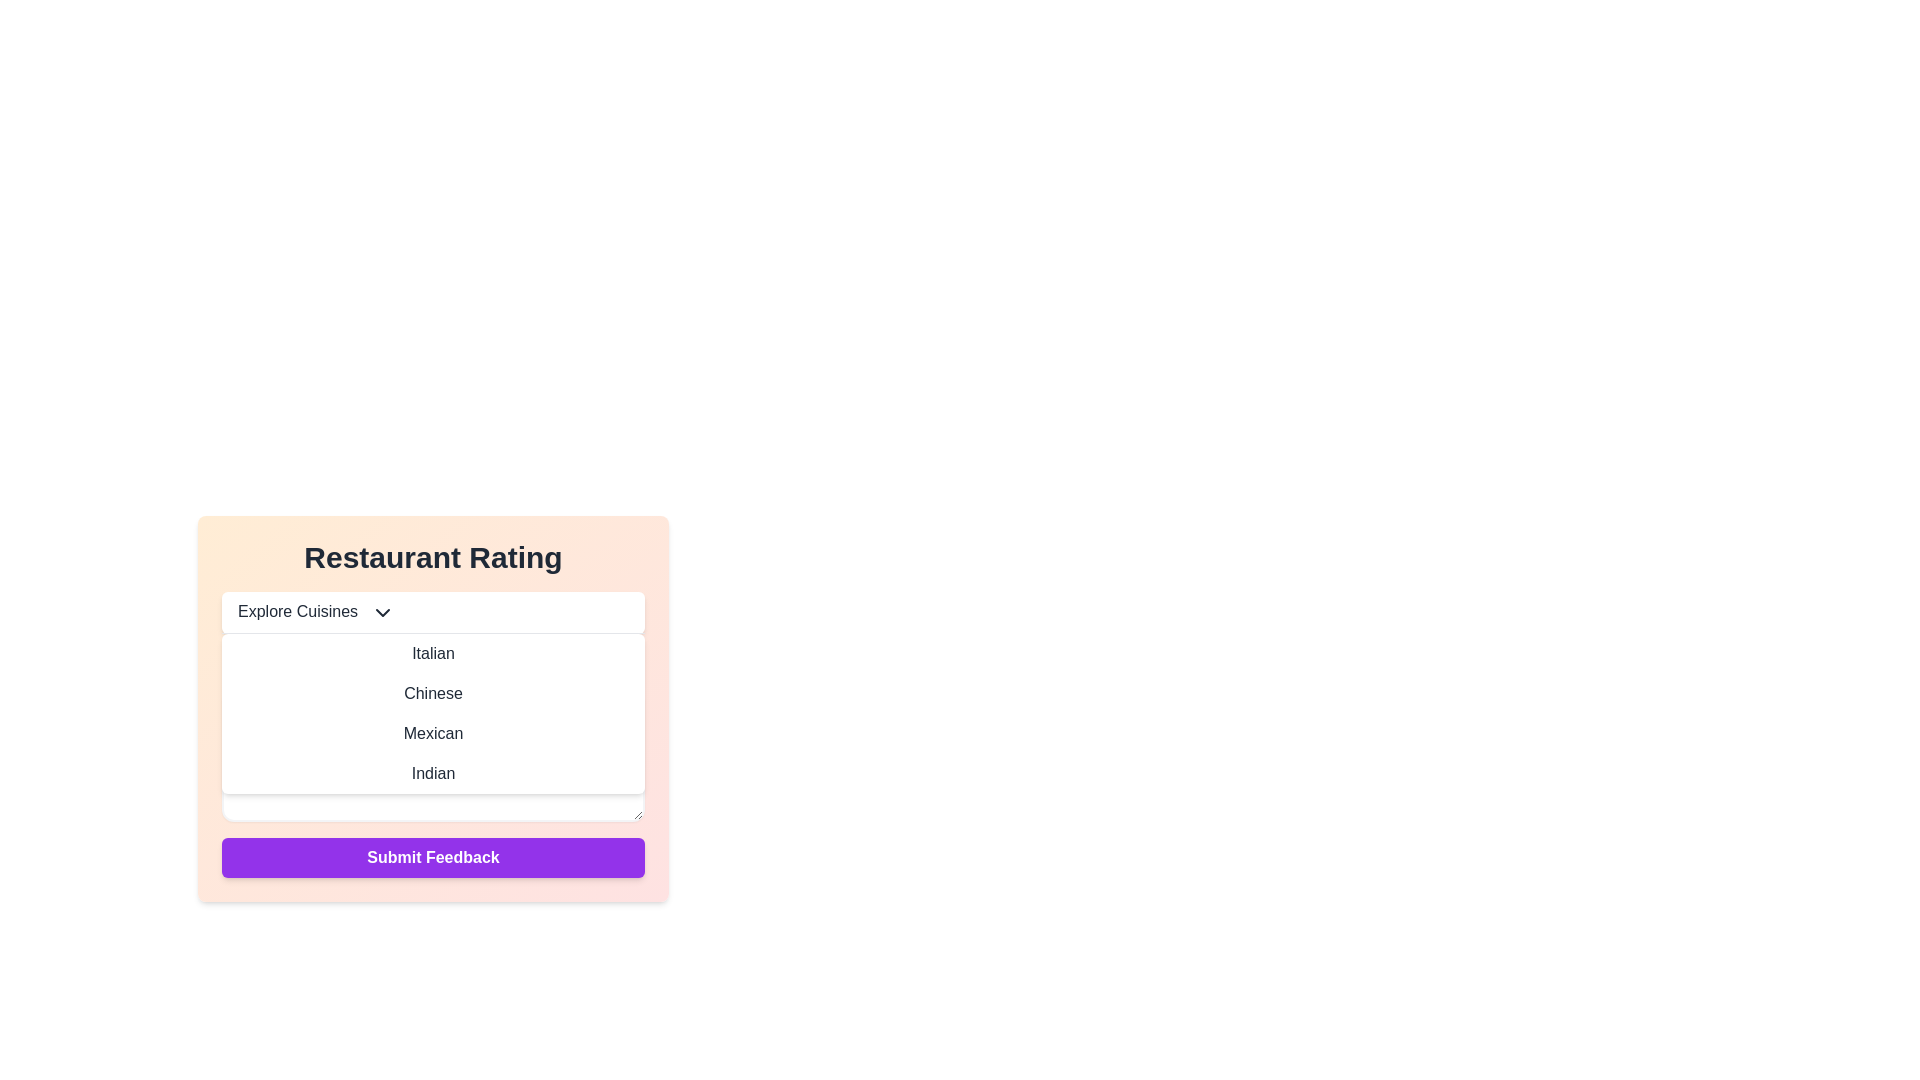  I want to click on the 'Submit Feedback' button, which has a vibrant purple background and white text, located at the bottom of the 'Restaurant Rating' panel, so click(432, 856).